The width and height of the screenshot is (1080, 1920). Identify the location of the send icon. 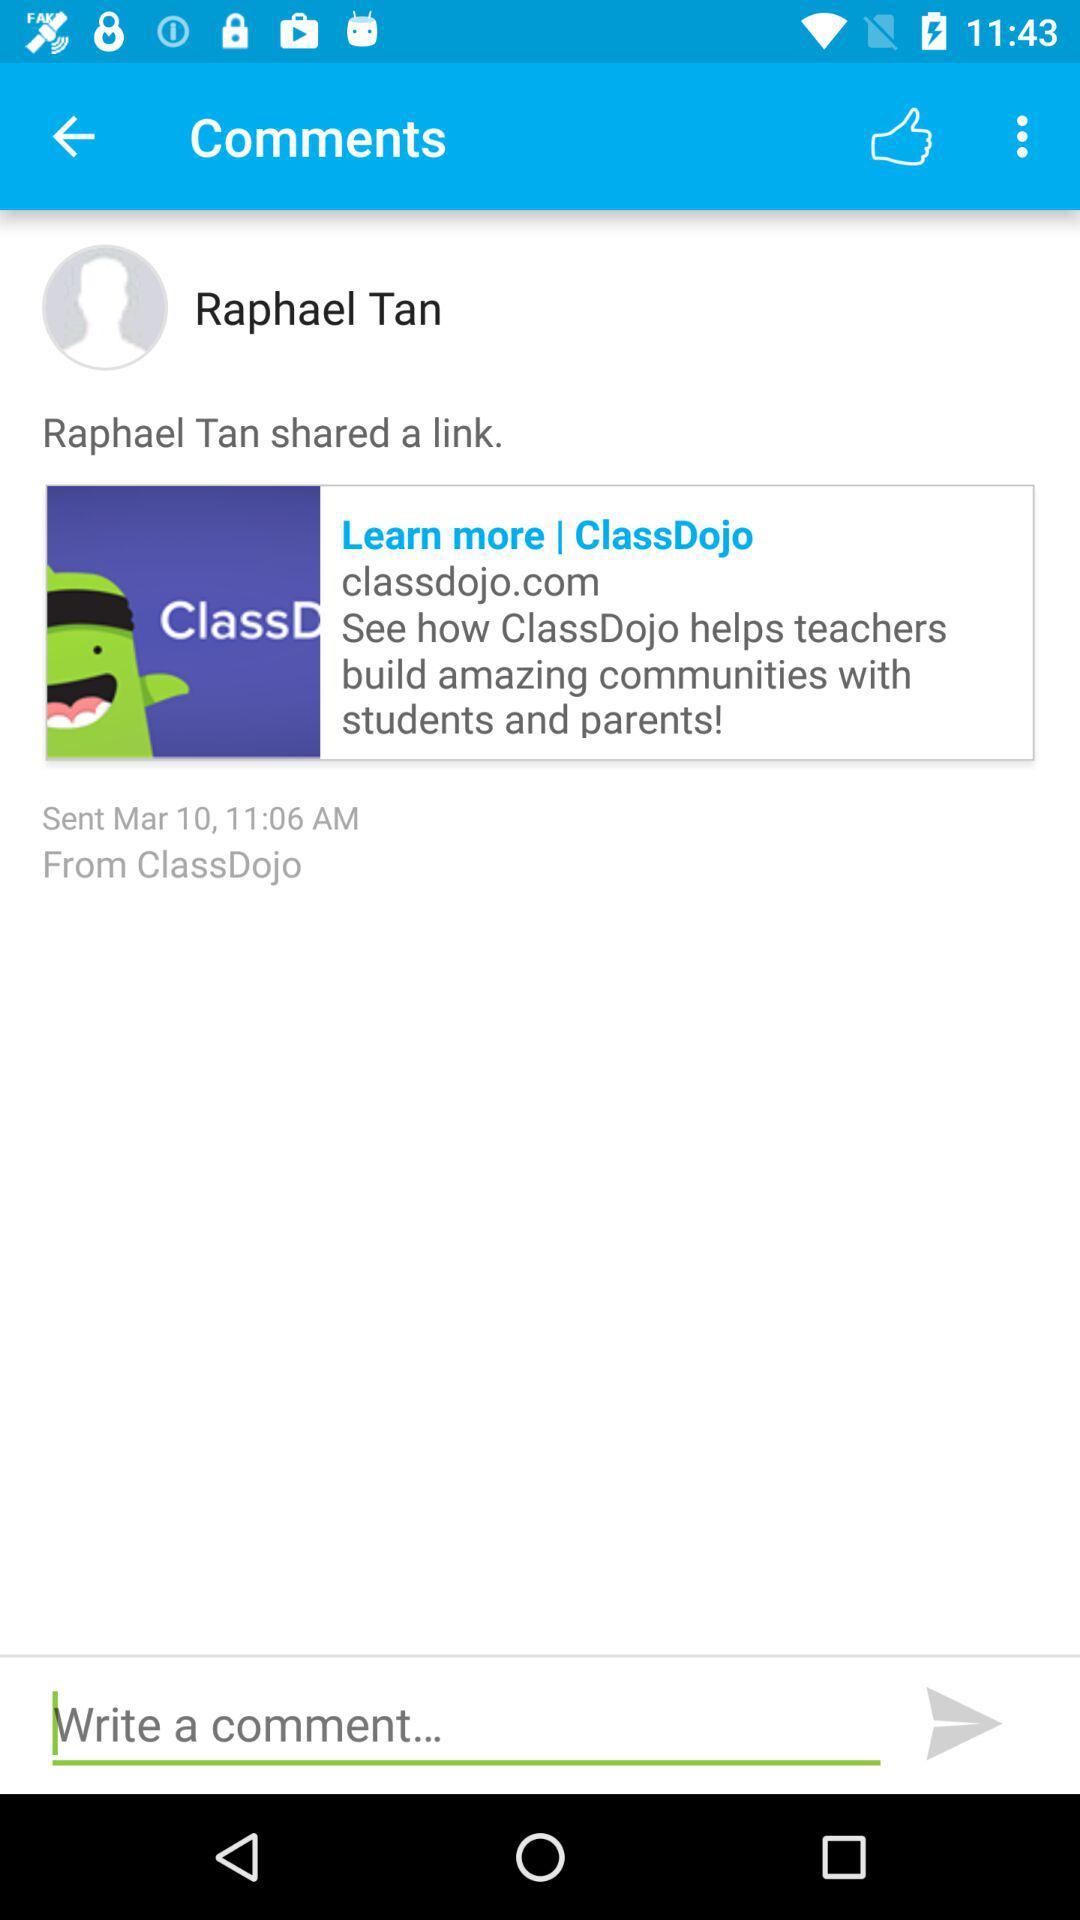
(963, 1723).